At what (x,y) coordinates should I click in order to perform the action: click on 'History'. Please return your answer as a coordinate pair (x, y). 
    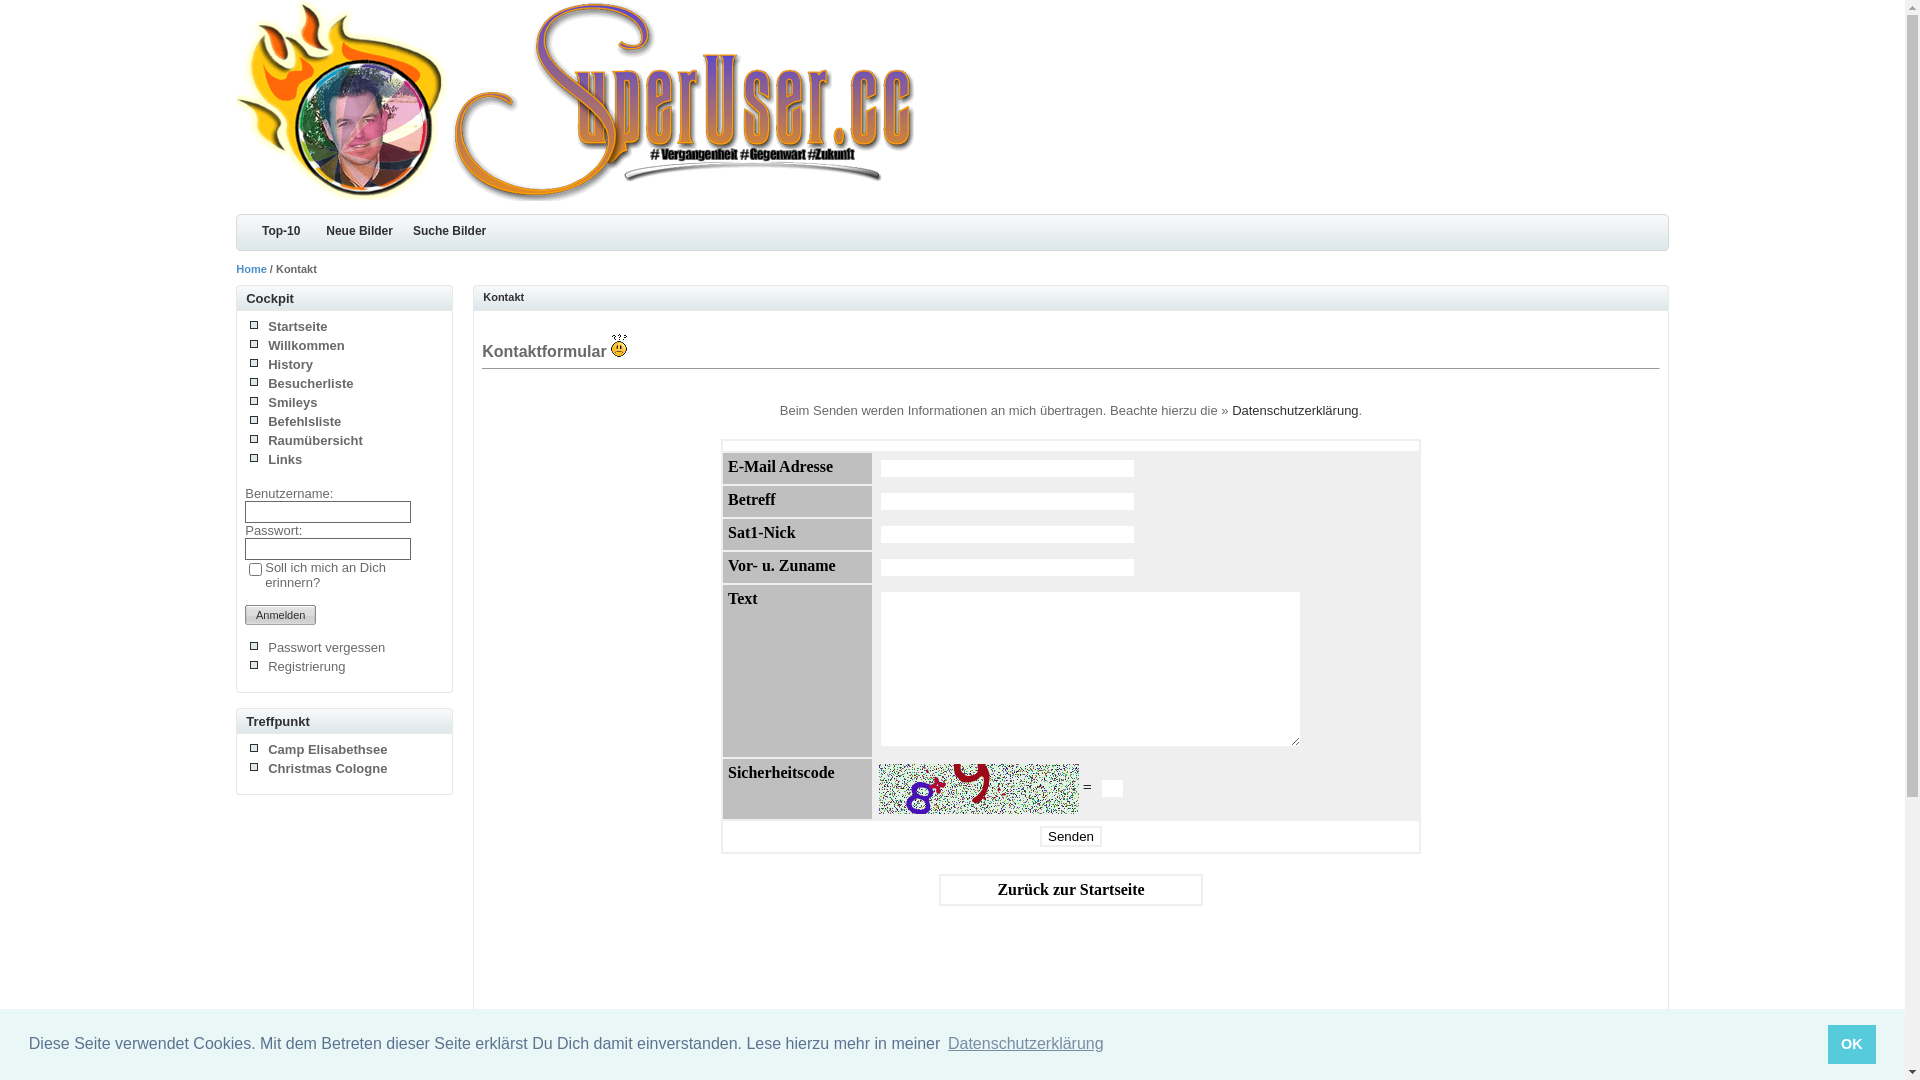
    Looking at the image, I should click on (289, 364).